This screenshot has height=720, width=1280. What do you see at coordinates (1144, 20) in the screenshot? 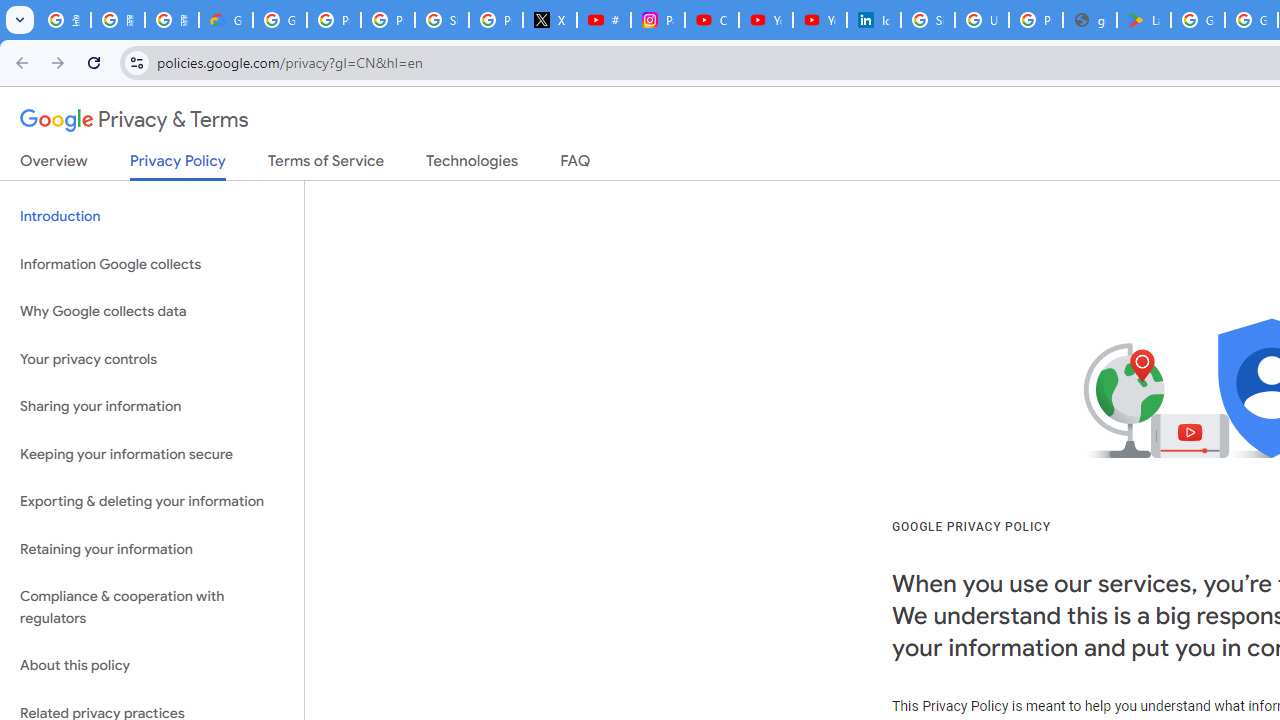
I see `'Last Shelter: Survival - Apps on Google Play'` at bounding box center [1144, 20].